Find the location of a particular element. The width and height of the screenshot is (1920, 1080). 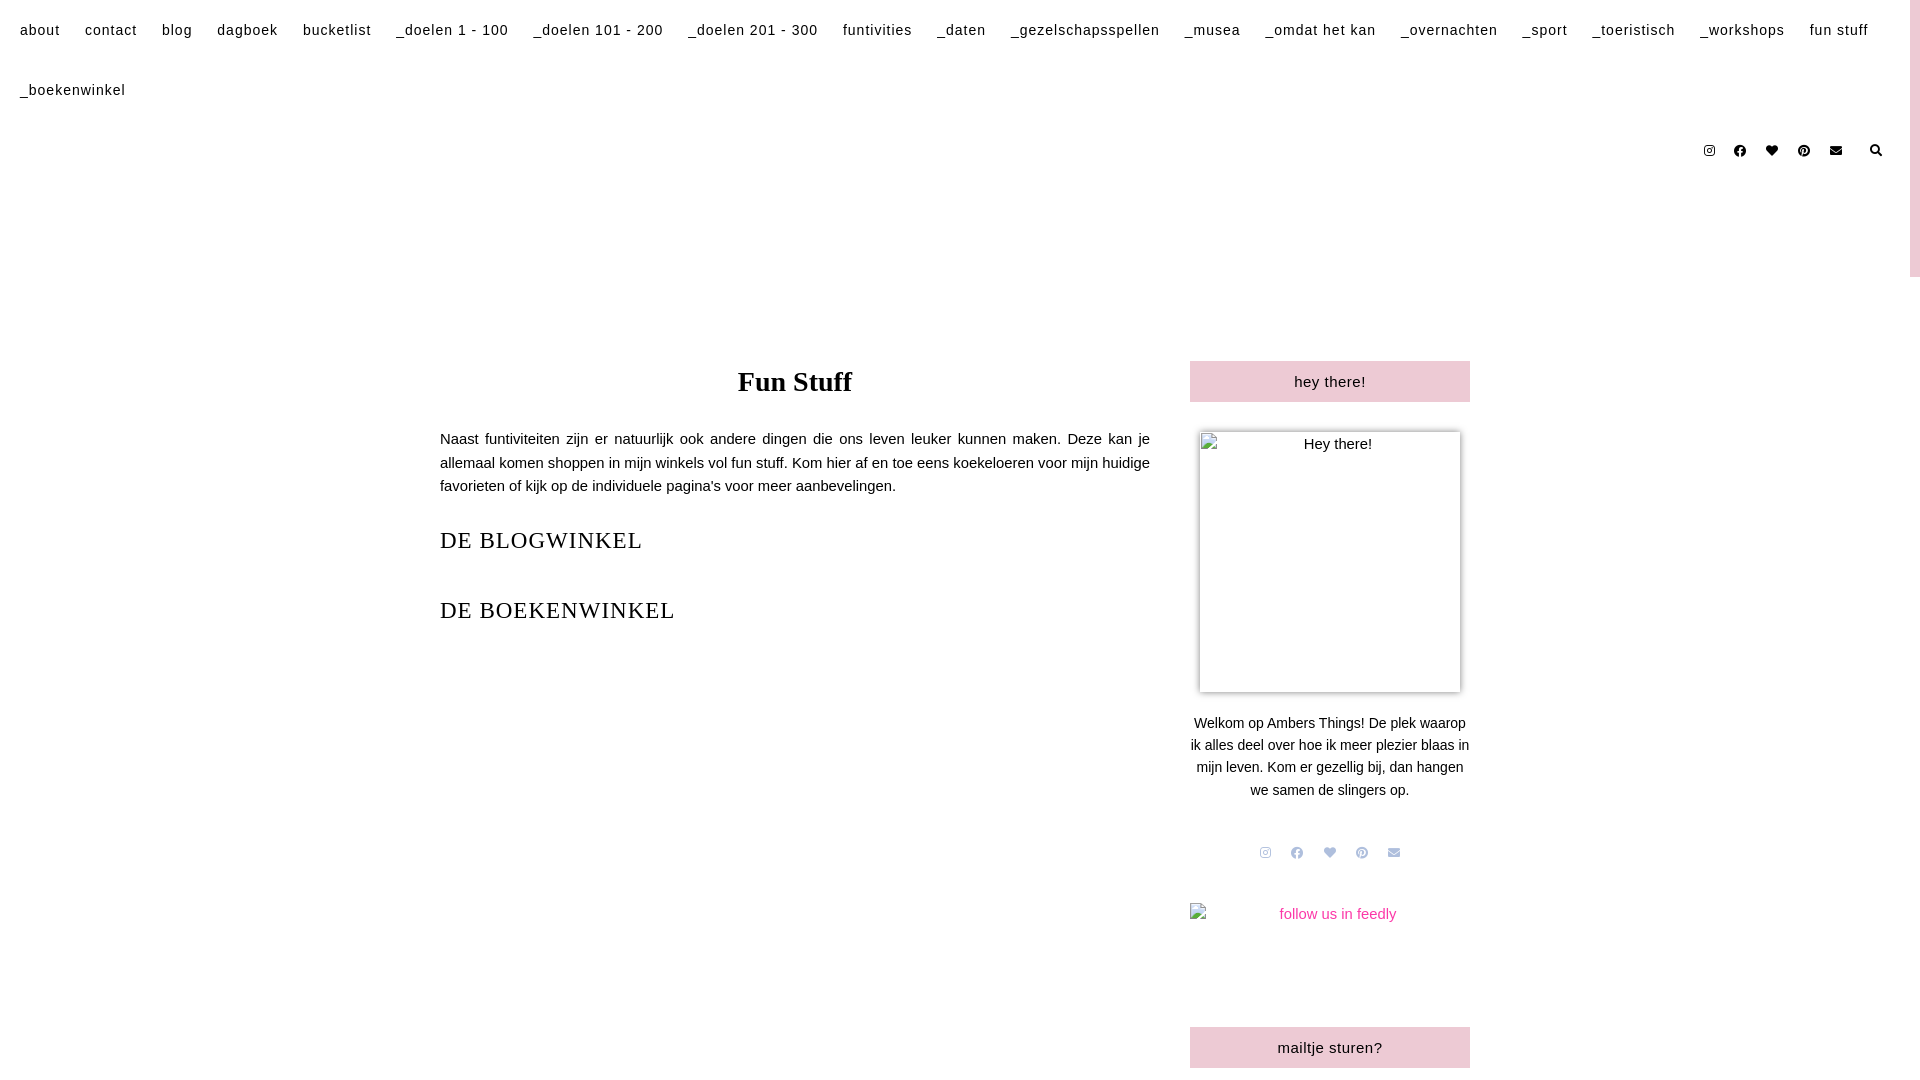

'_toeristisch' is located at coordinates (1633, 30).